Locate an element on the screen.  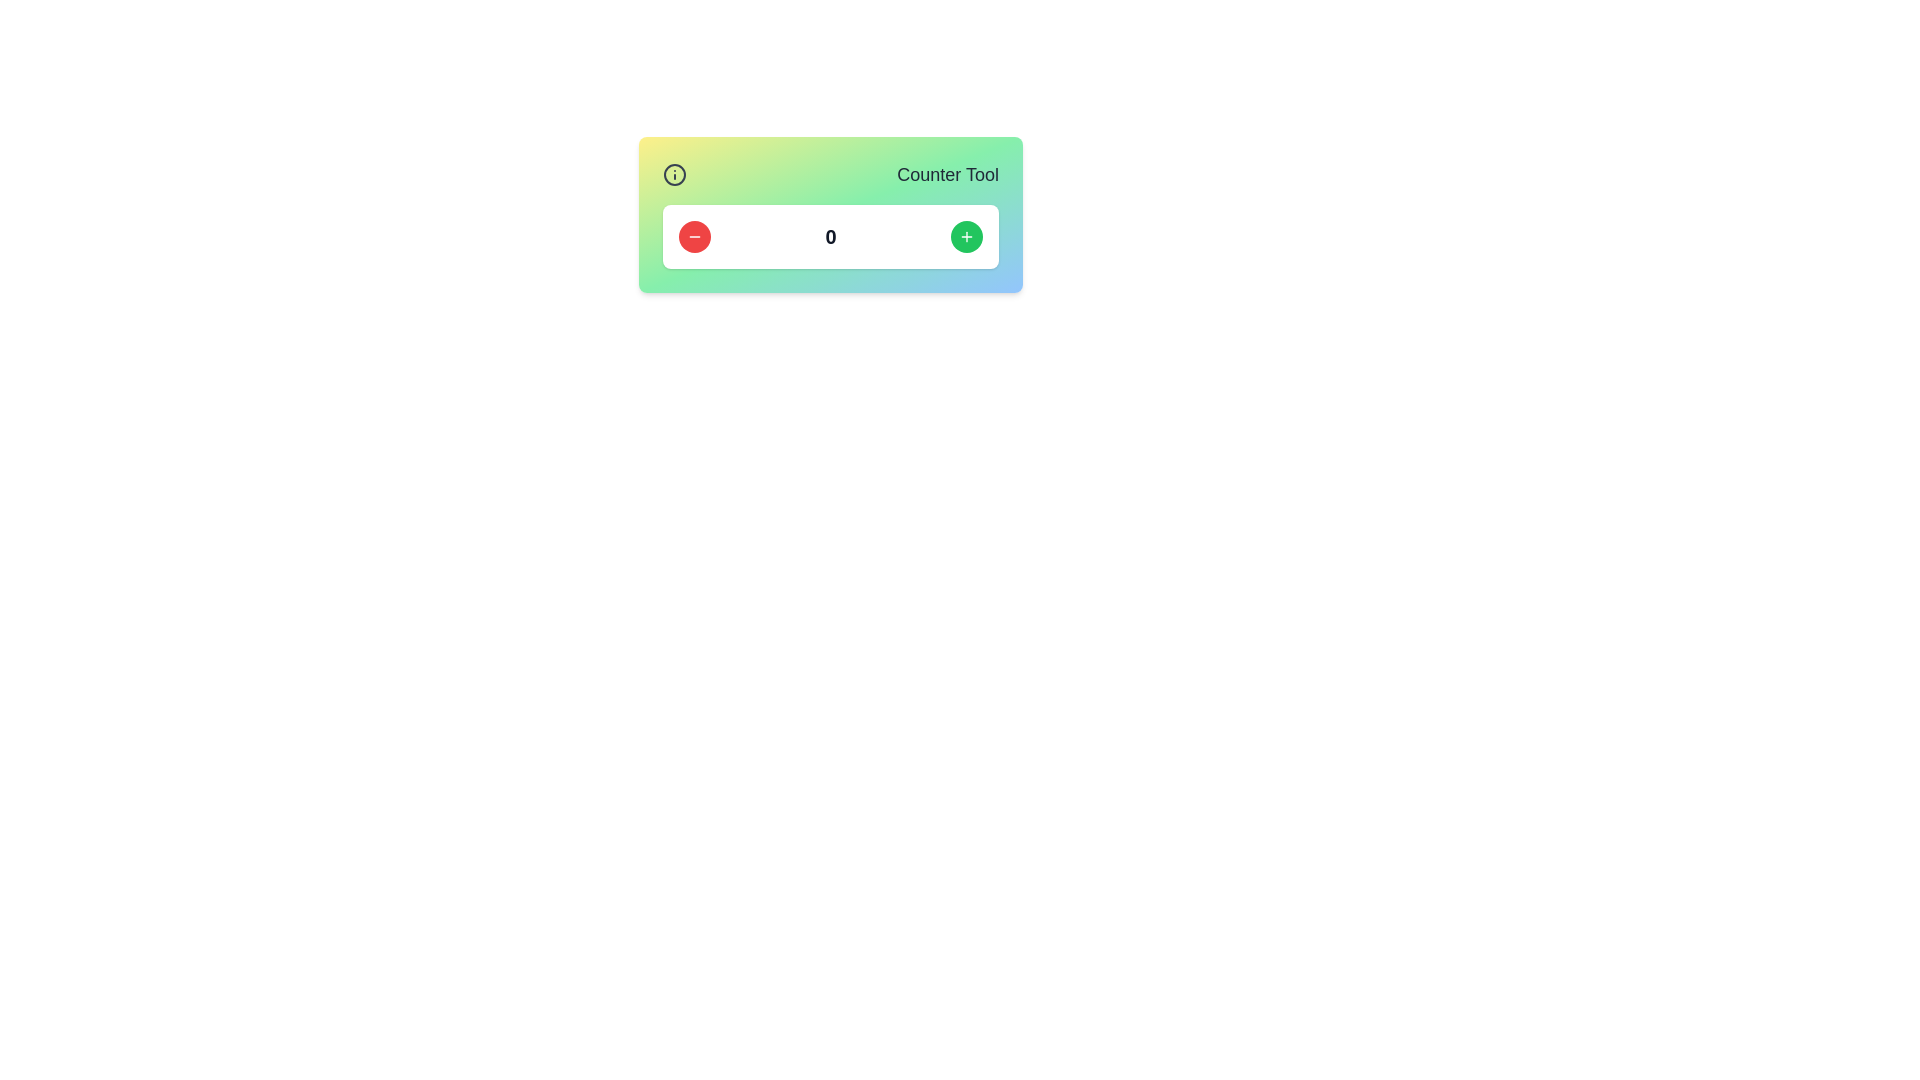
the increment button, which is the rightmost button in the control group is located at coordinates (966, 235).